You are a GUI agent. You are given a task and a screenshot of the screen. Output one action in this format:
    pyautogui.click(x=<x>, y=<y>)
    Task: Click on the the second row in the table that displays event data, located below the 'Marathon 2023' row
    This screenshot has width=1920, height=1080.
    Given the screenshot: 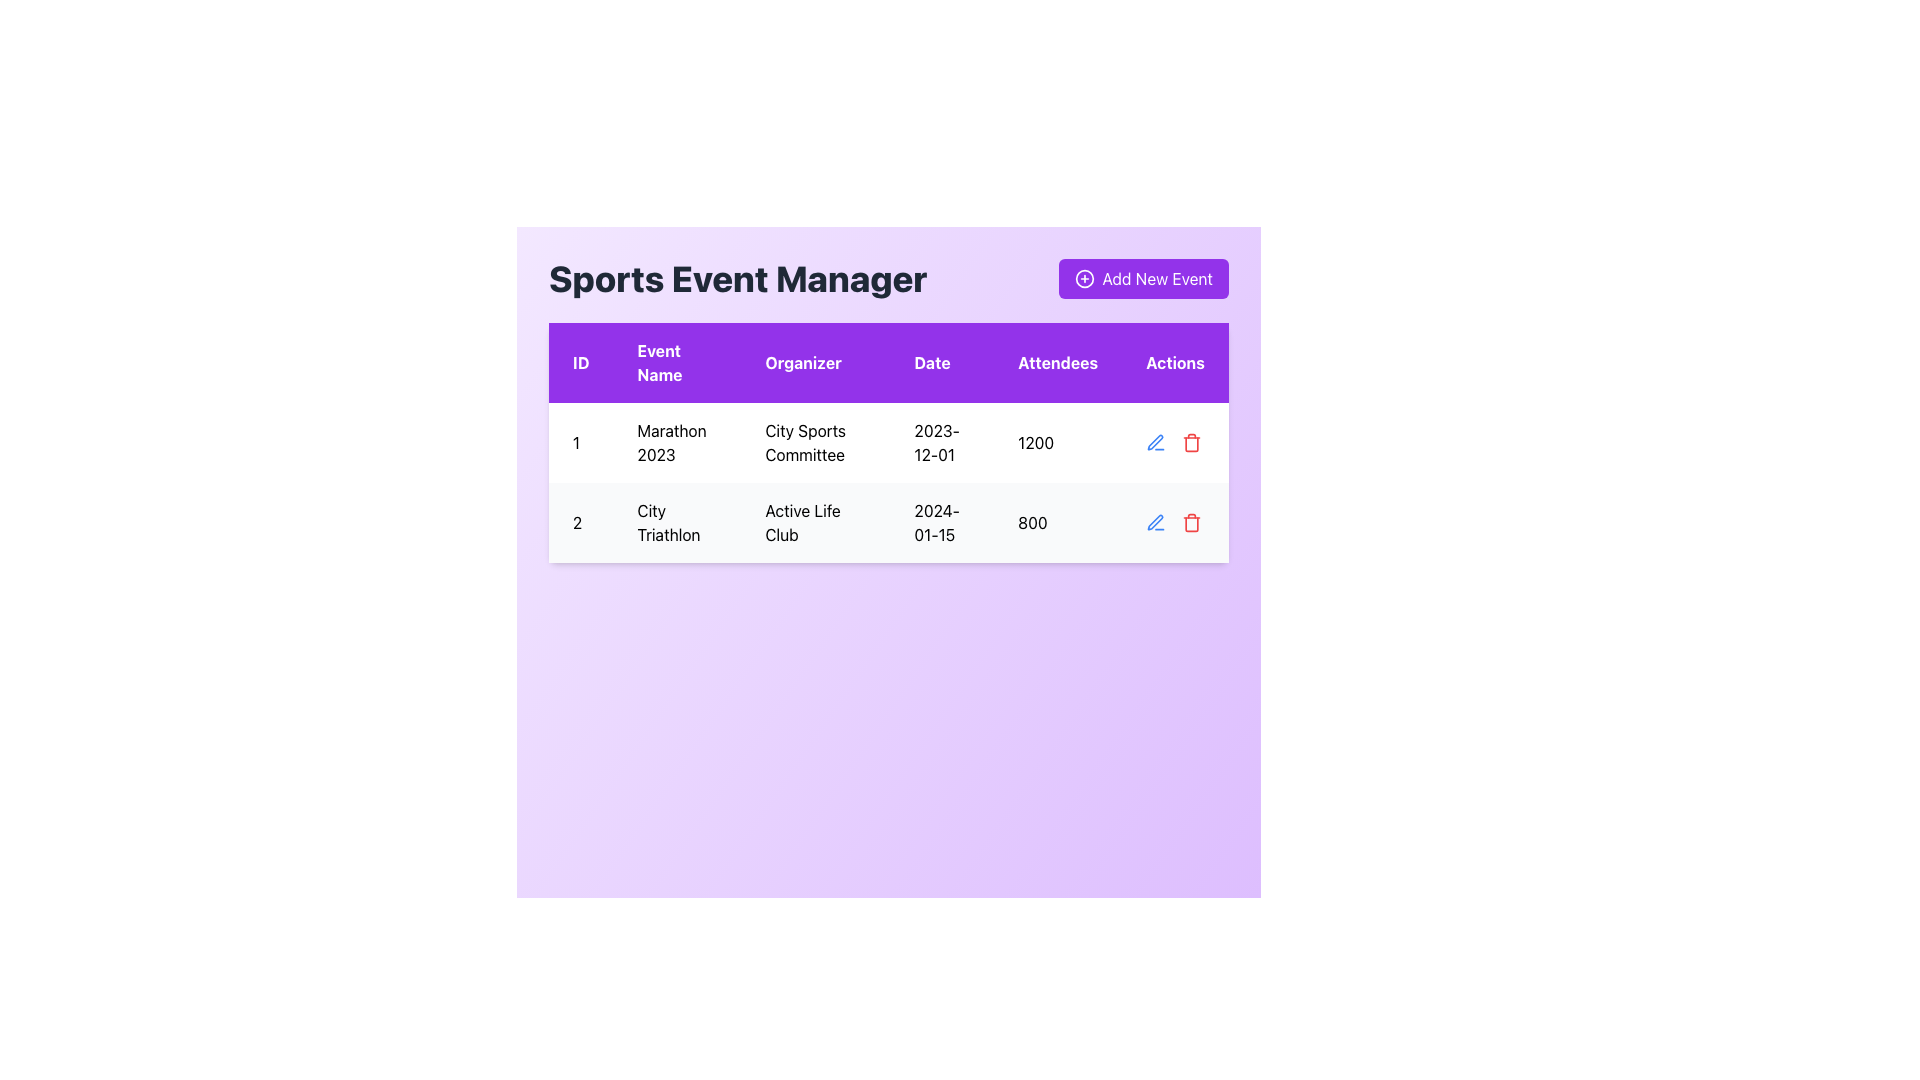 What is the action you would take?
    pyautogui.click(x=887, y=522)
    